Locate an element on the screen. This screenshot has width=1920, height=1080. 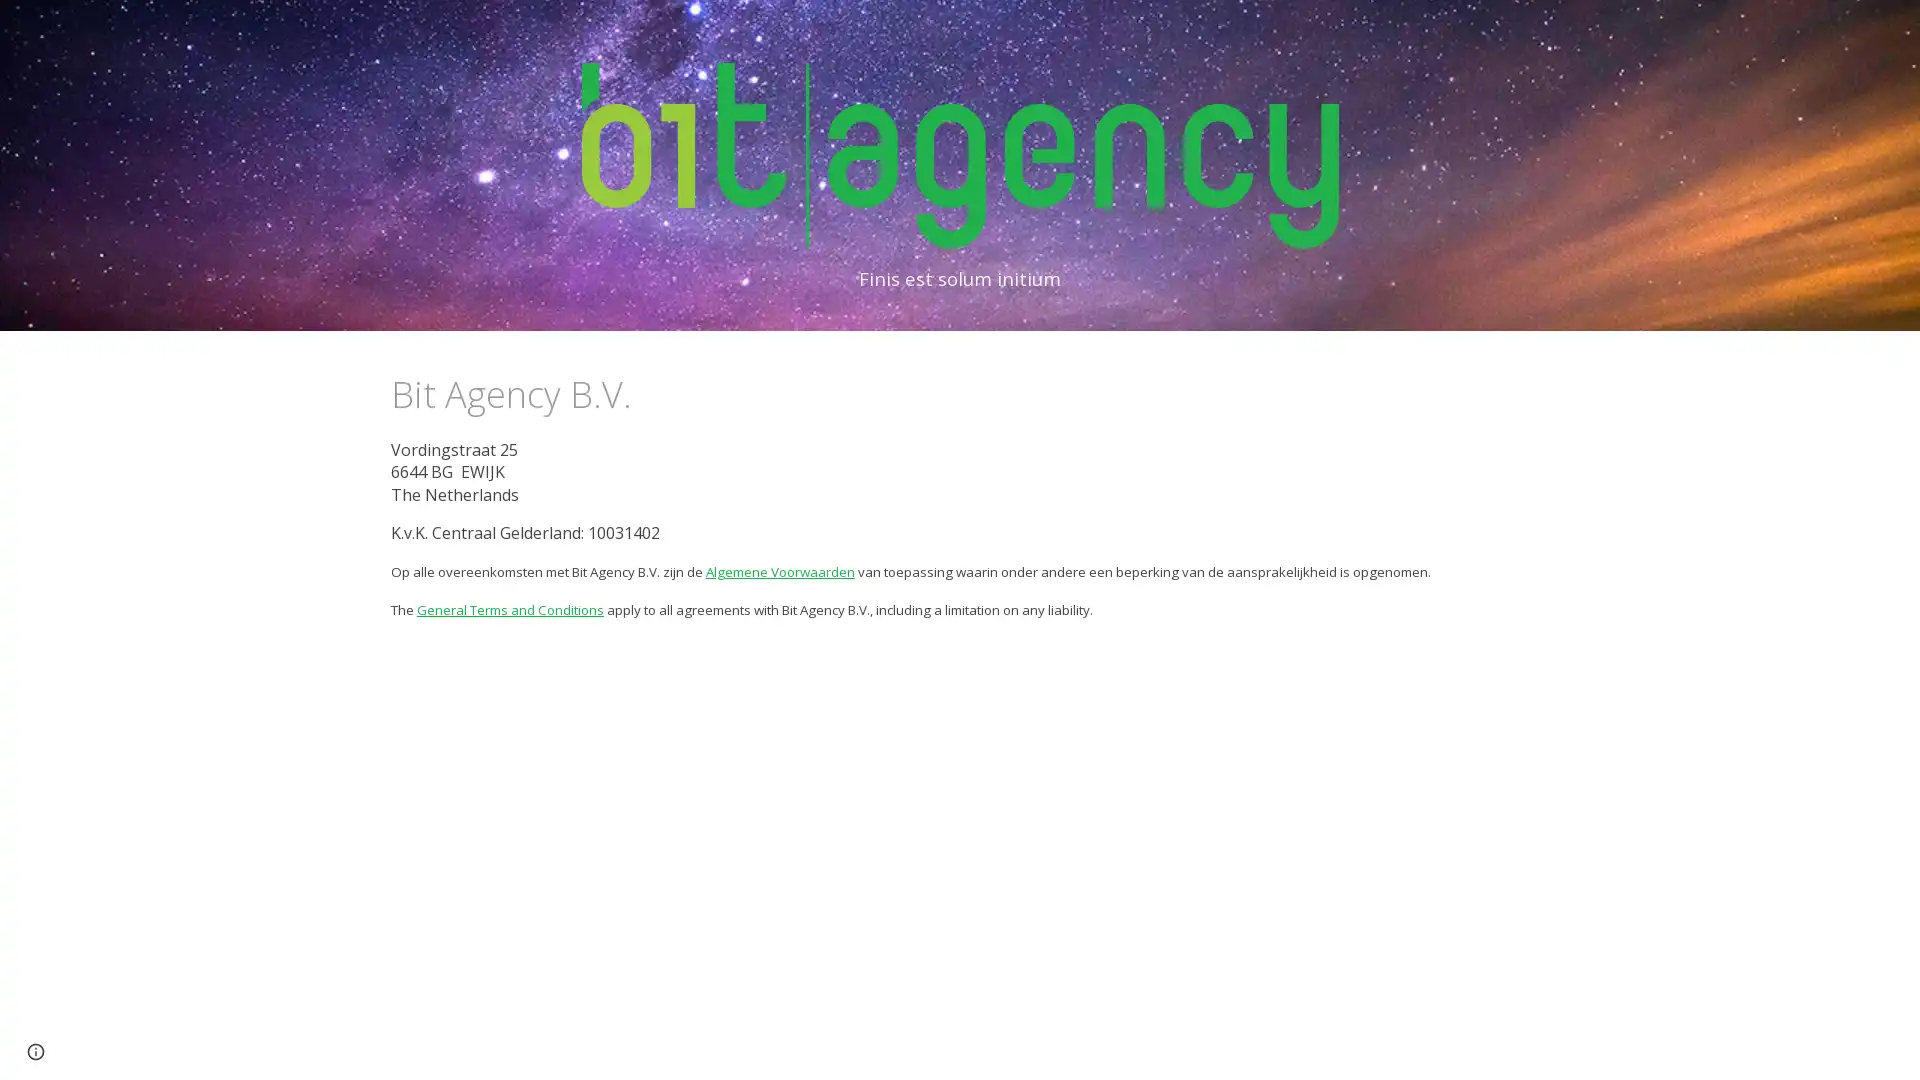
Report abuse is located at coordinates (156, 1044).